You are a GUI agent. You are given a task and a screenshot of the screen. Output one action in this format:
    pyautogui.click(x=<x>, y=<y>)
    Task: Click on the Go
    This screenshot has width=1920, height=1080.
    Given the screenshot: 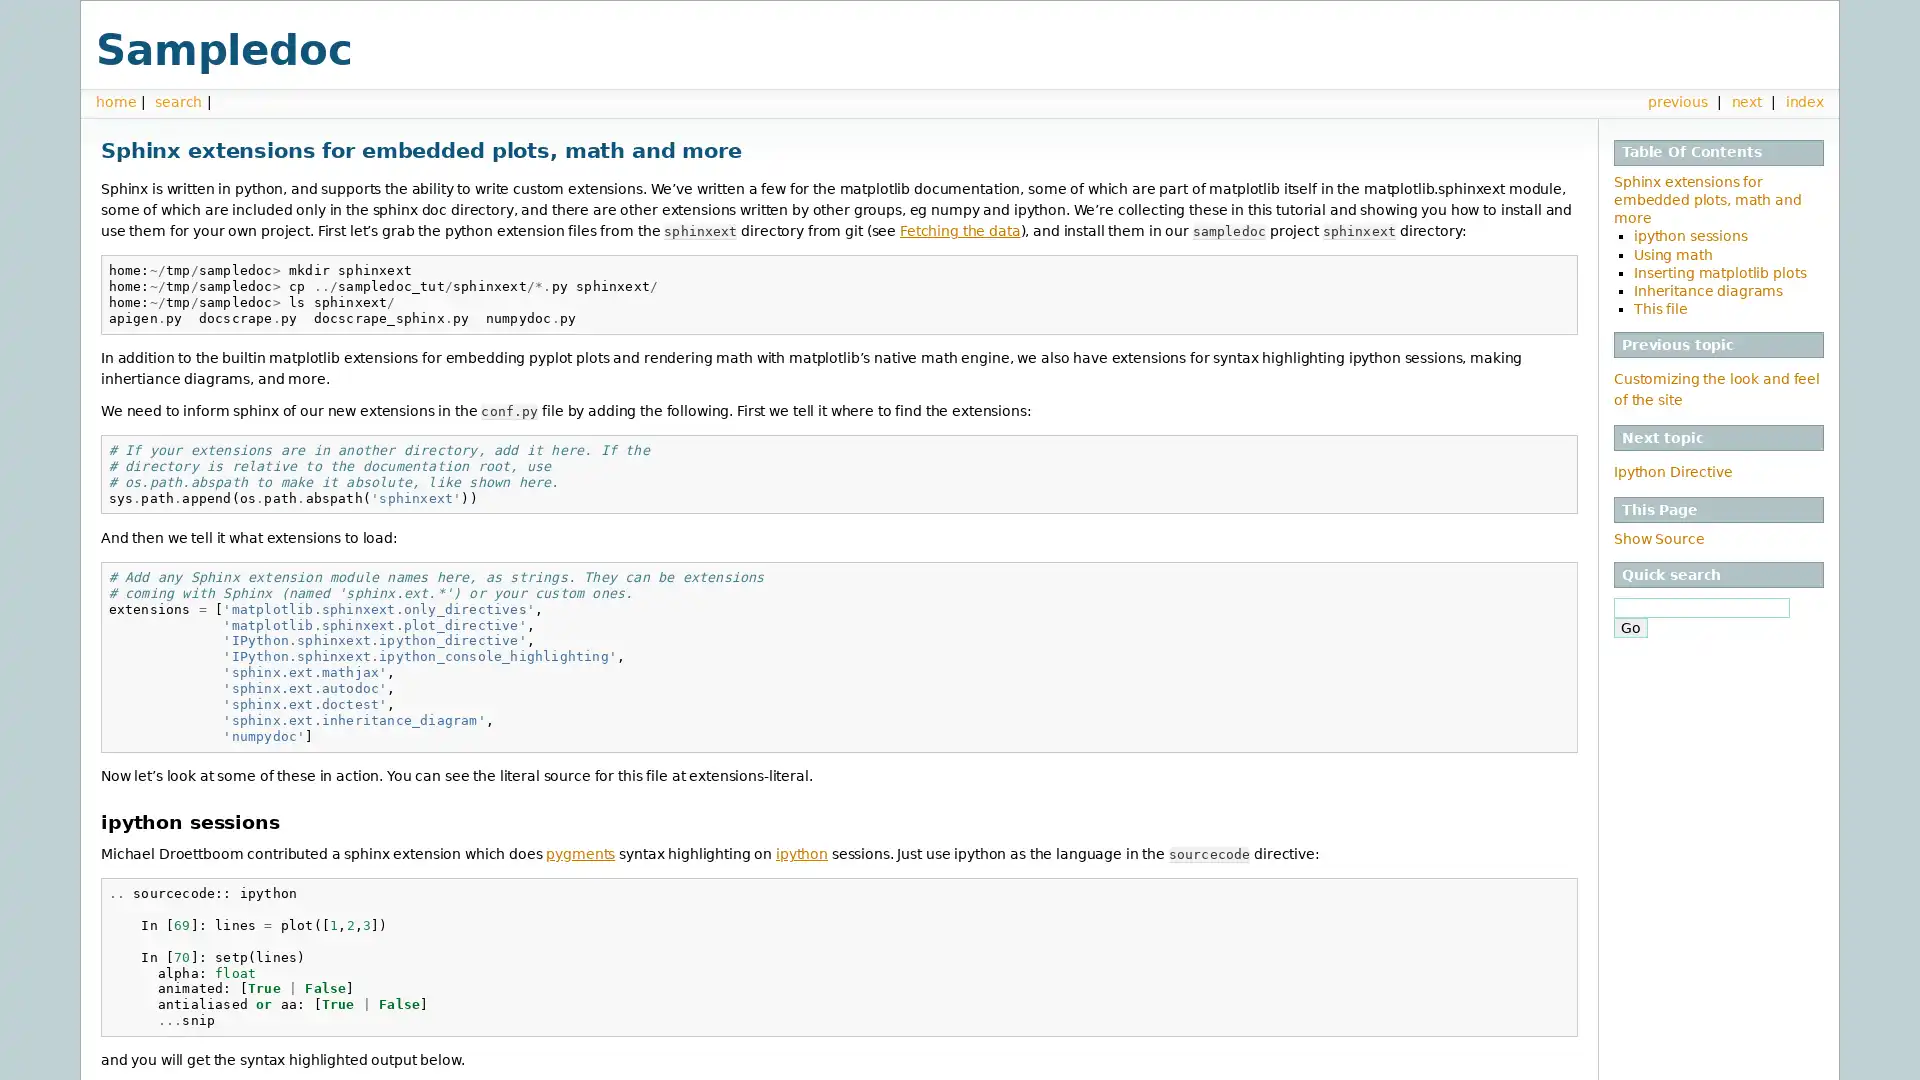 What is the action you would take?
    pyautogui.click(x=1631, y=626)
    